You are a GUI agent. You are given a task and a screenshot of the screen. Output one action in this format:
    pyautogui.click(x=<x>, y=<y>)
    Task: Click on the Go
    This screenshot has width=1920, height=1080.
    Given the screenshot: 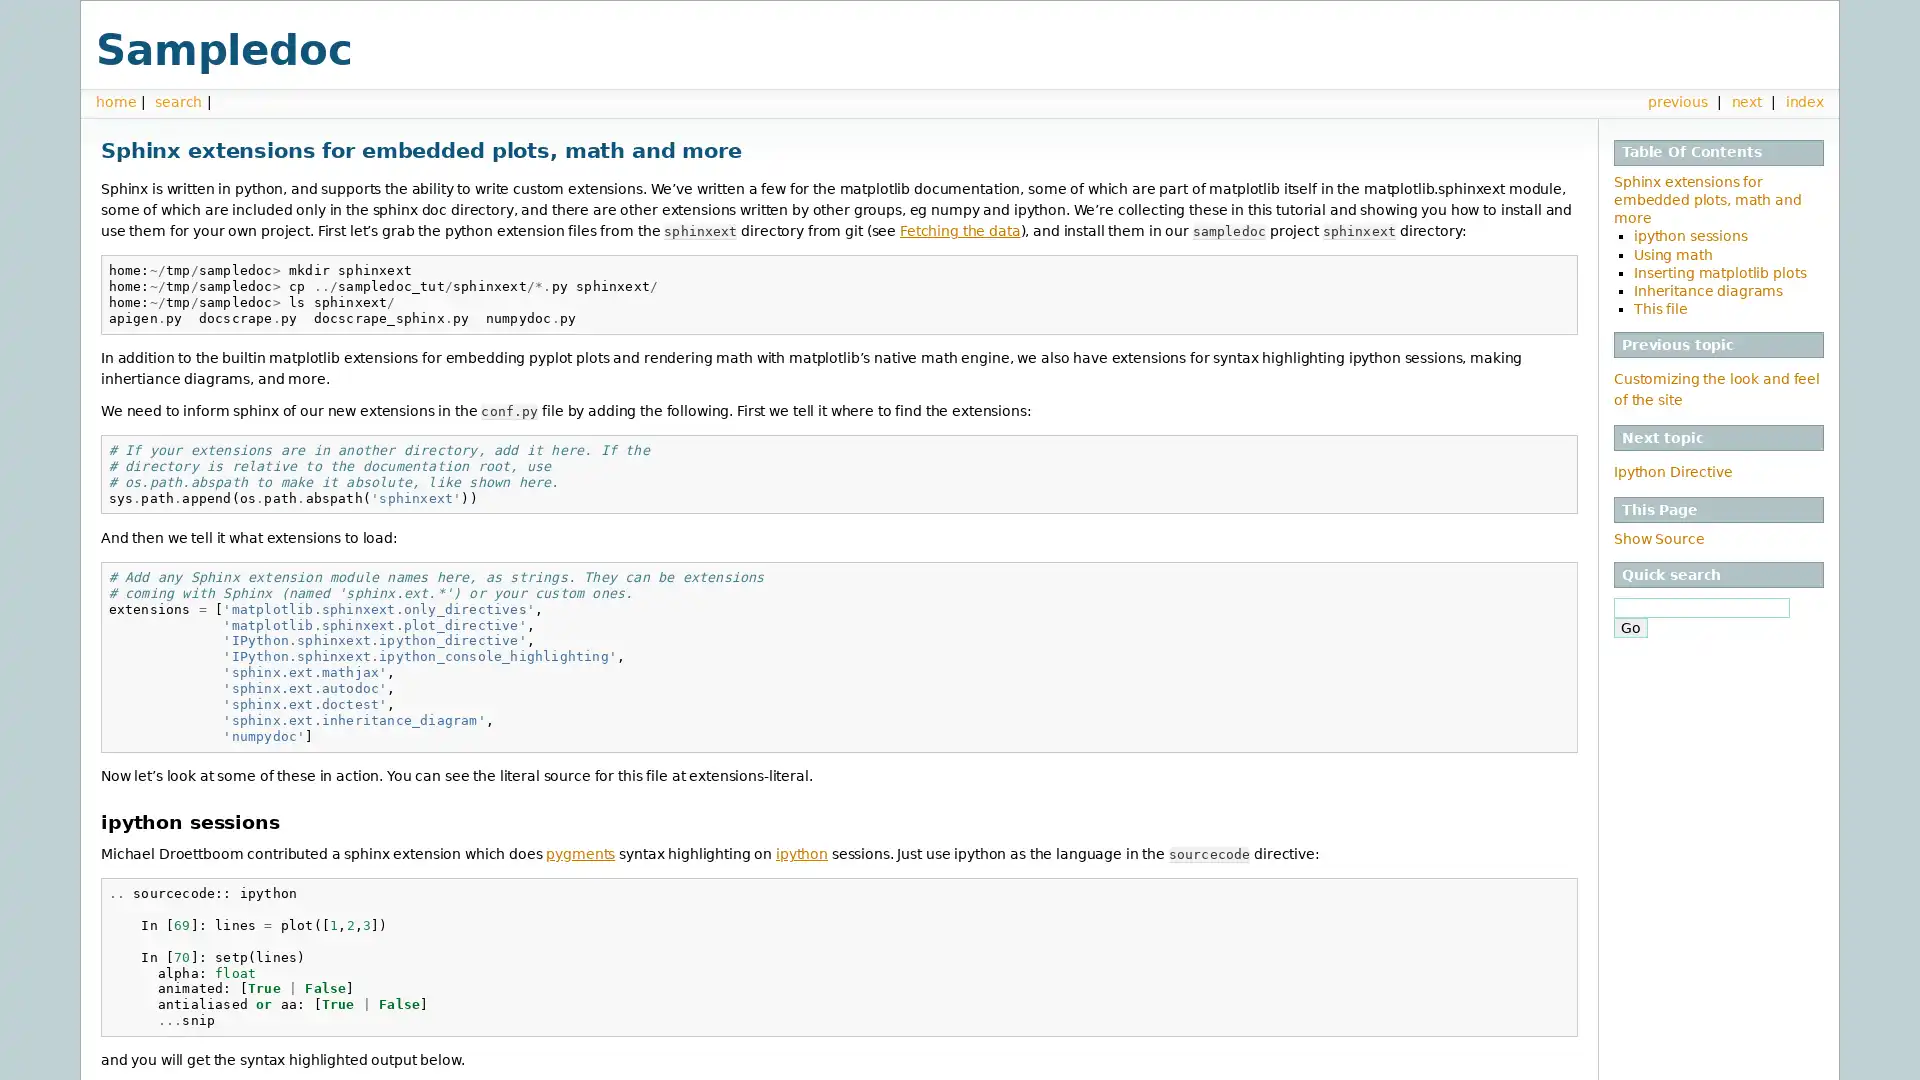 What is the action you would take?
    pyautogui.click(x=1631, y=626)
    